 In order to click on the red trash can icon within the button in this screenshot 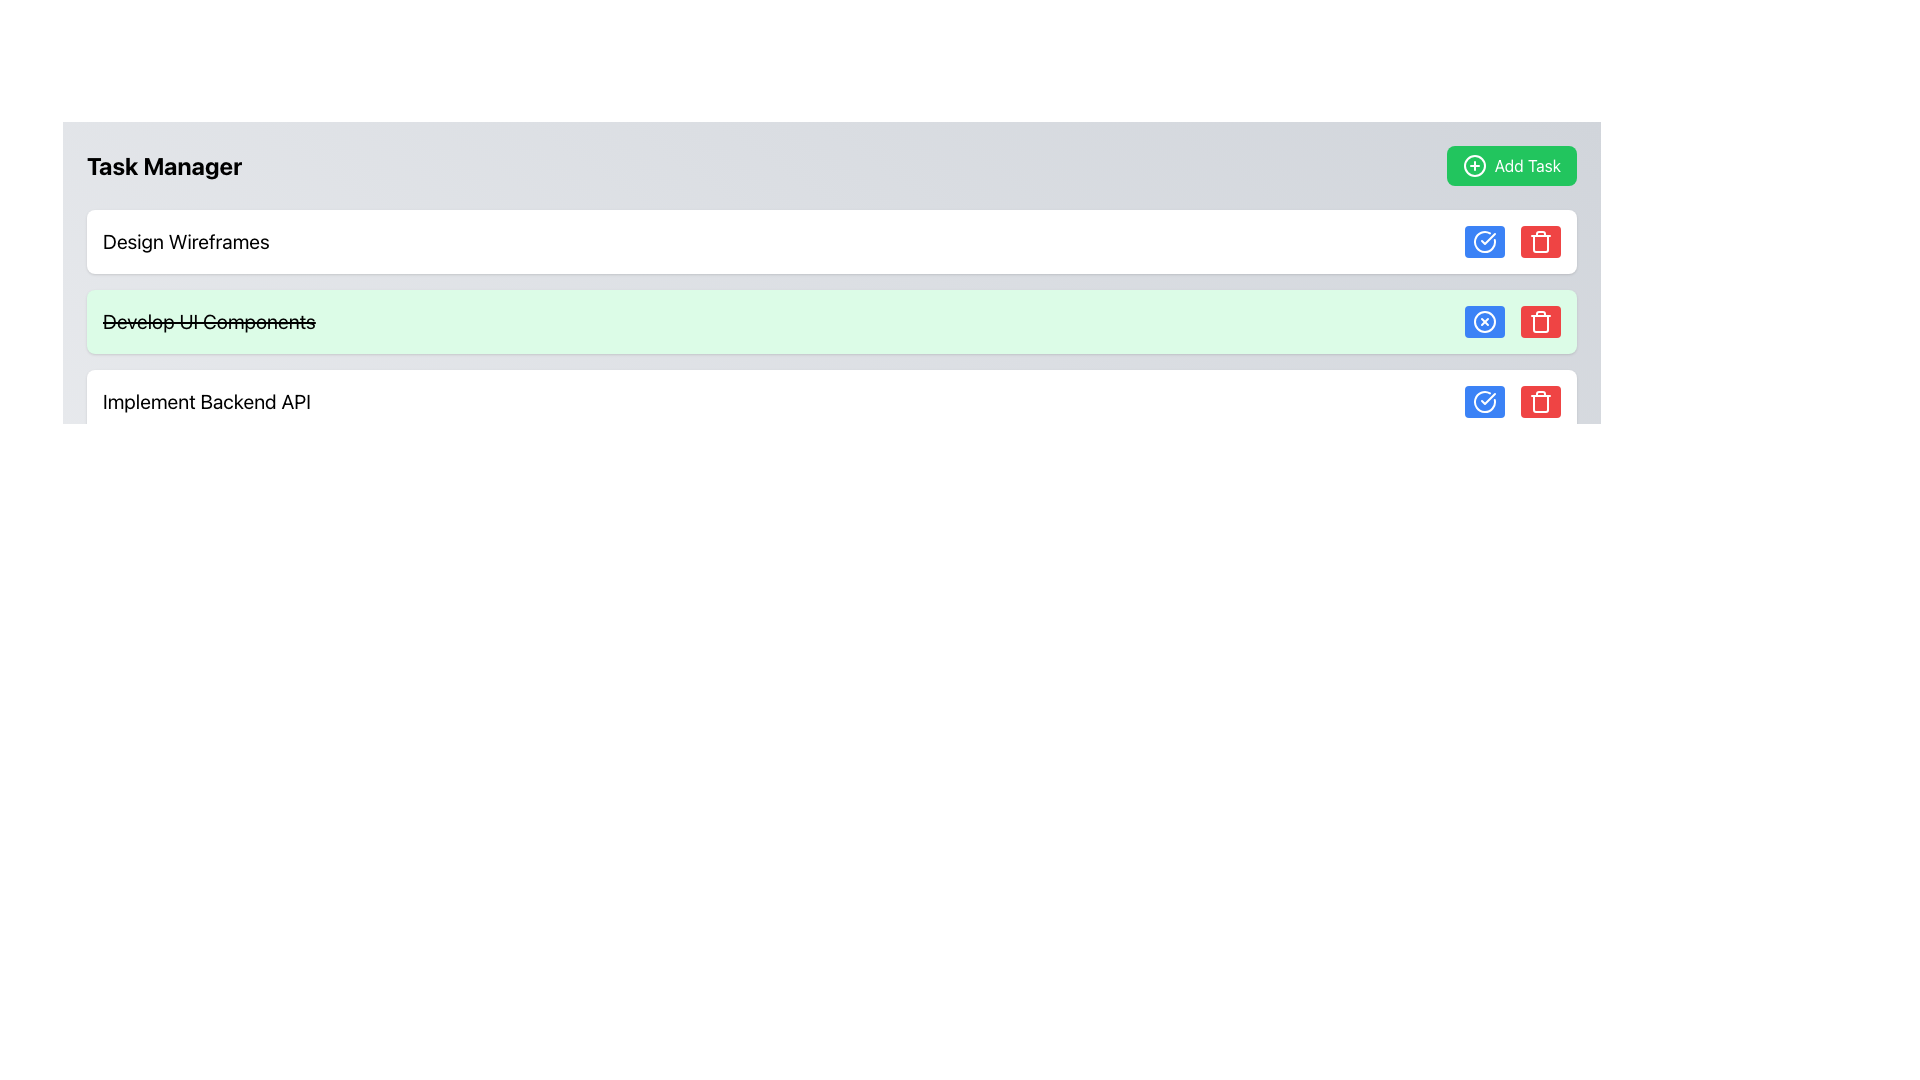, I will do `click(1539, 241)`.